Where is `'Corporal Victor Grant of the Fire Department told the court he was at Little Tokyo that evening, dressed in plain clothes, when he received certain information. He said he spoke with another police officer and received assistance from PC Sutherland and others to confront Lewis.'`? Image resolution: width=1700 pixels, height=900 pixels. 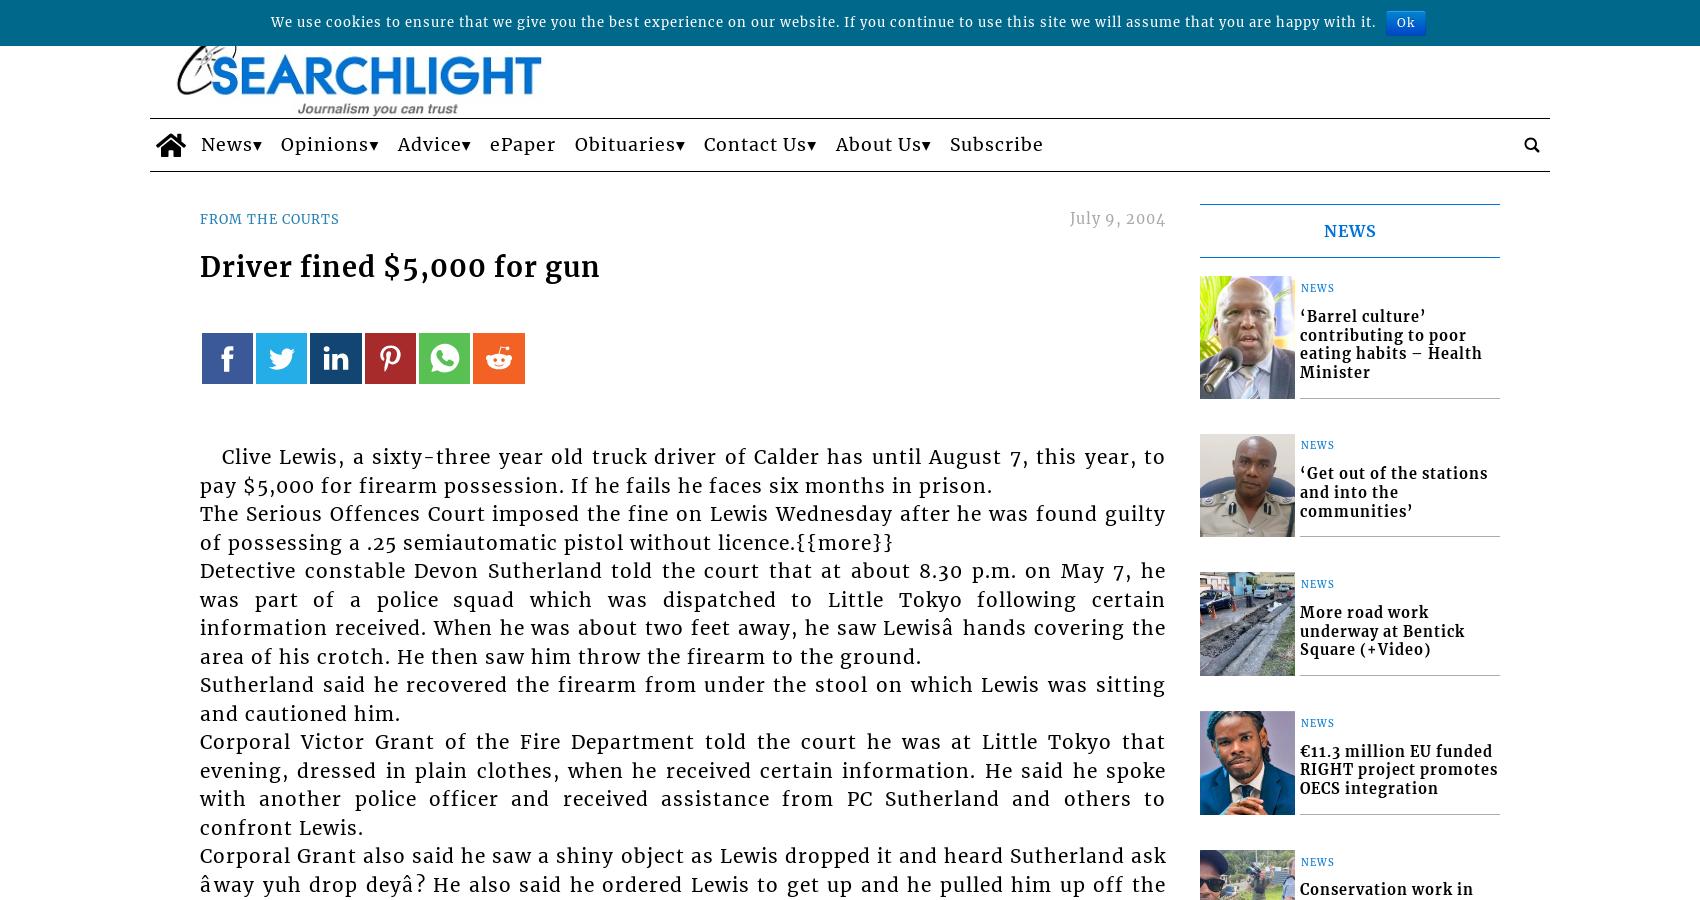
'Corporal Victor Grant of the Fire Department told the court he was at Little Tokyo that evening, dressed in plain clothes, when he received certain information. He said he spoke with another police officer and received assistance from PC Sutherland and others to confront Lewis.' is located at coordinates (683, 783).